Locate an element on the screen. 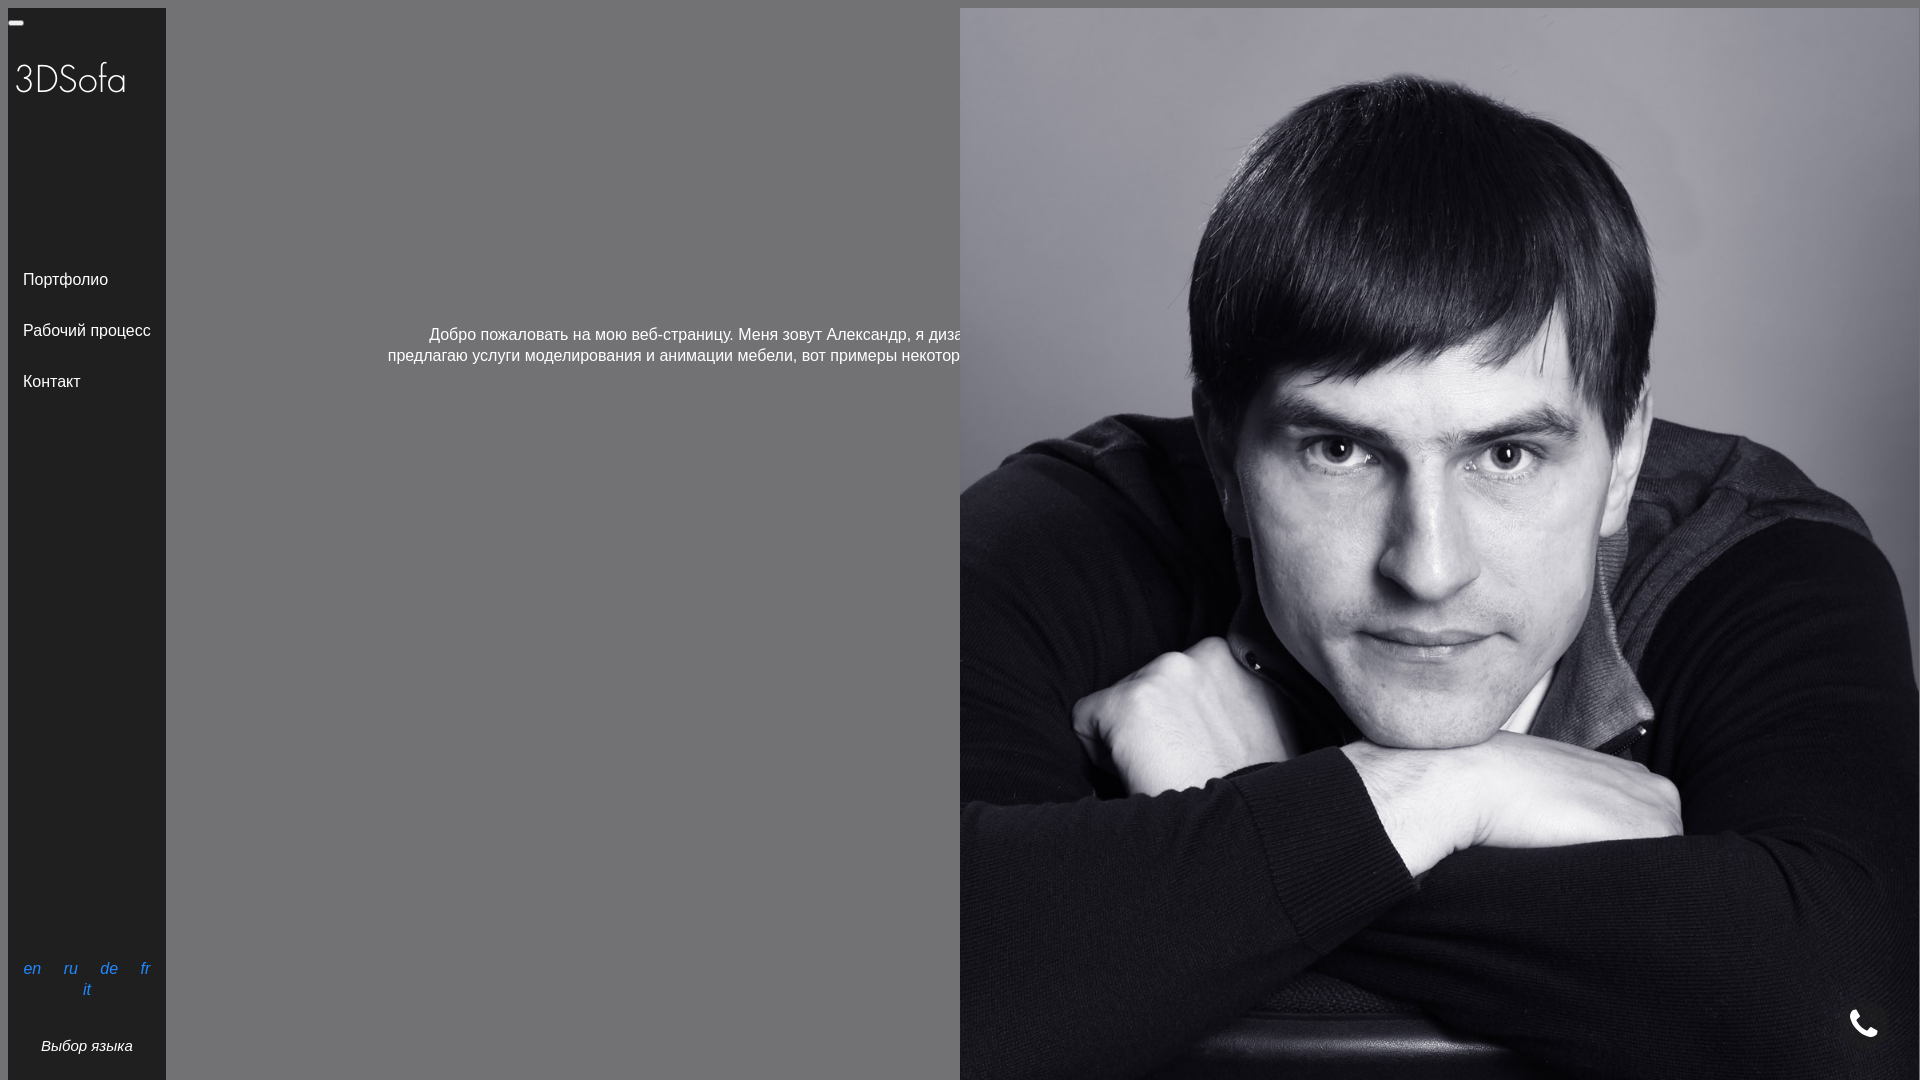 The height and width of the screenshot is (1080, 1920). 'Call me back' is located at coordinates (984, 631).